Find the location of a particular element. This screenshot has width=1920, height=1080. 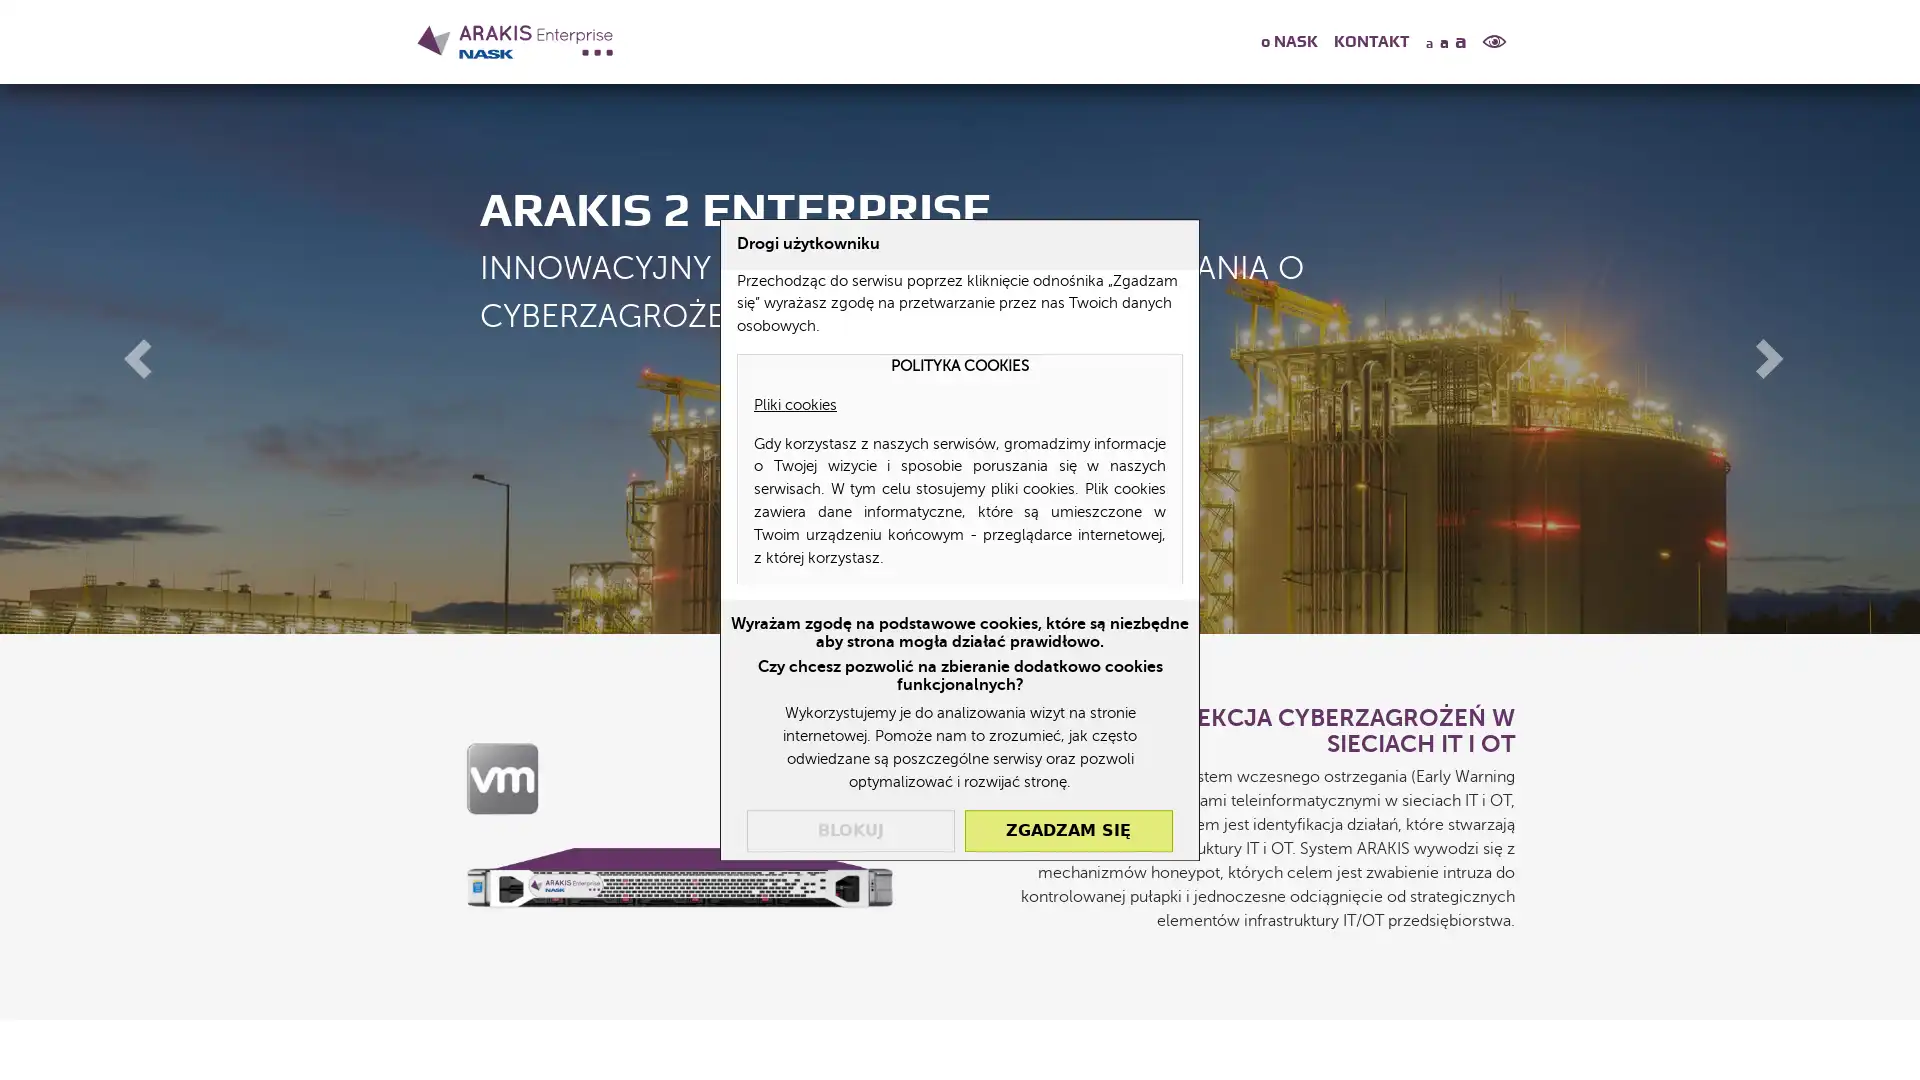

a is located at coordinates (1463, 39).